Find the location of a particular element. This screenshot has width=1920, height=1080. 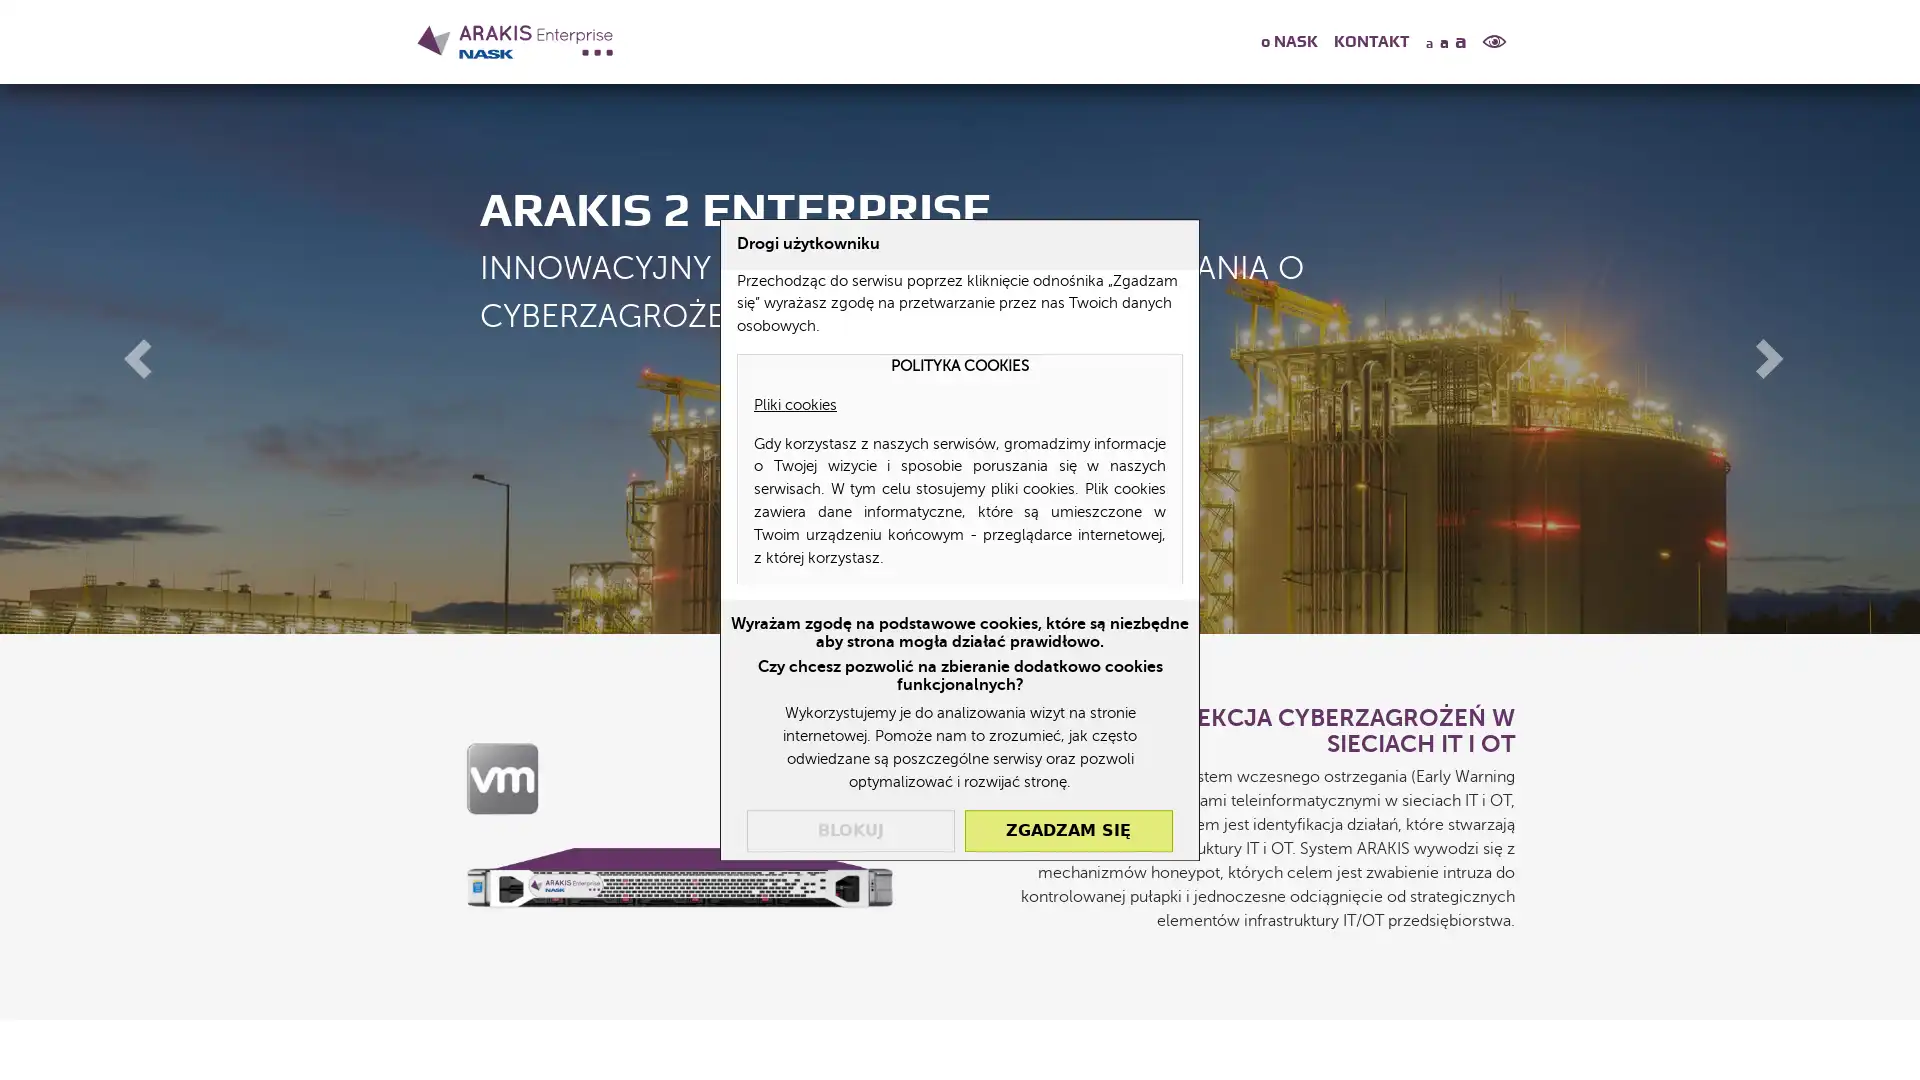

a is located at coordinates (1463, 39).